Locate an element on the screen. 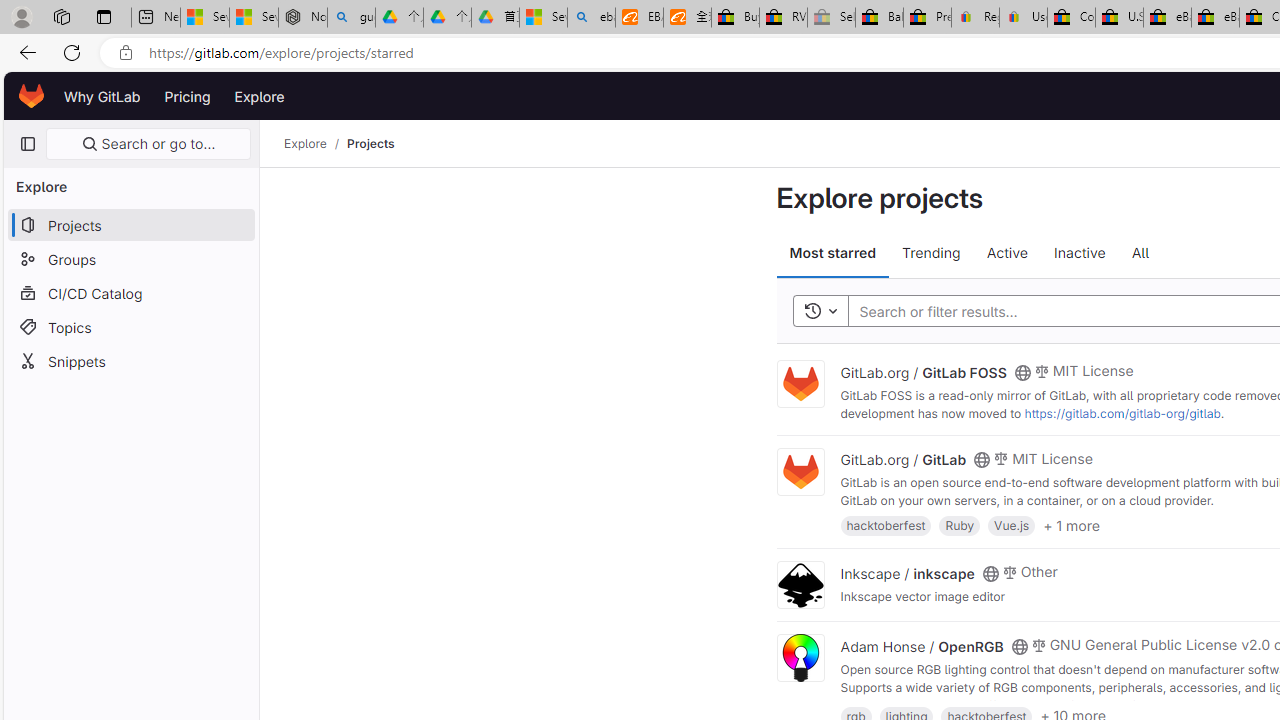 The image size is (1280, 720). 'Press Room - eBay Inc.' is located at coordinates (926, 17).